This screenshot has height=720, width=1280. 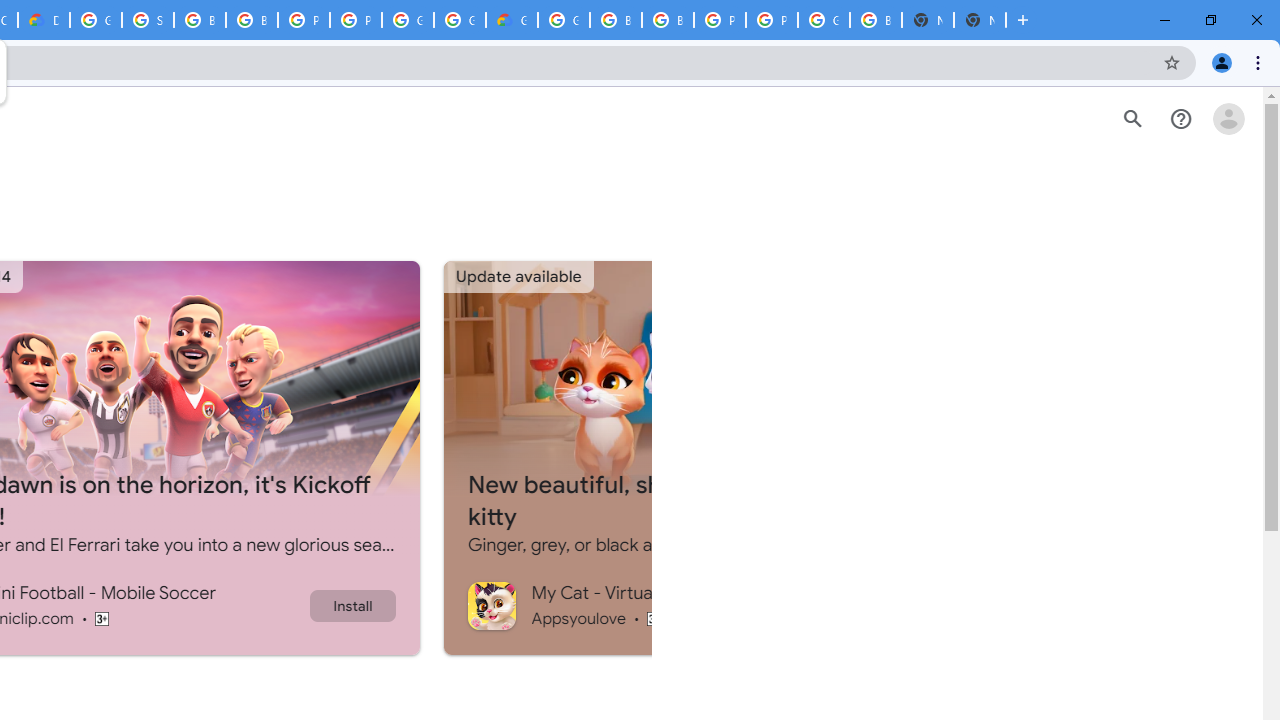 I want to click on 'Open account menu', so click(x=1227, y=119).